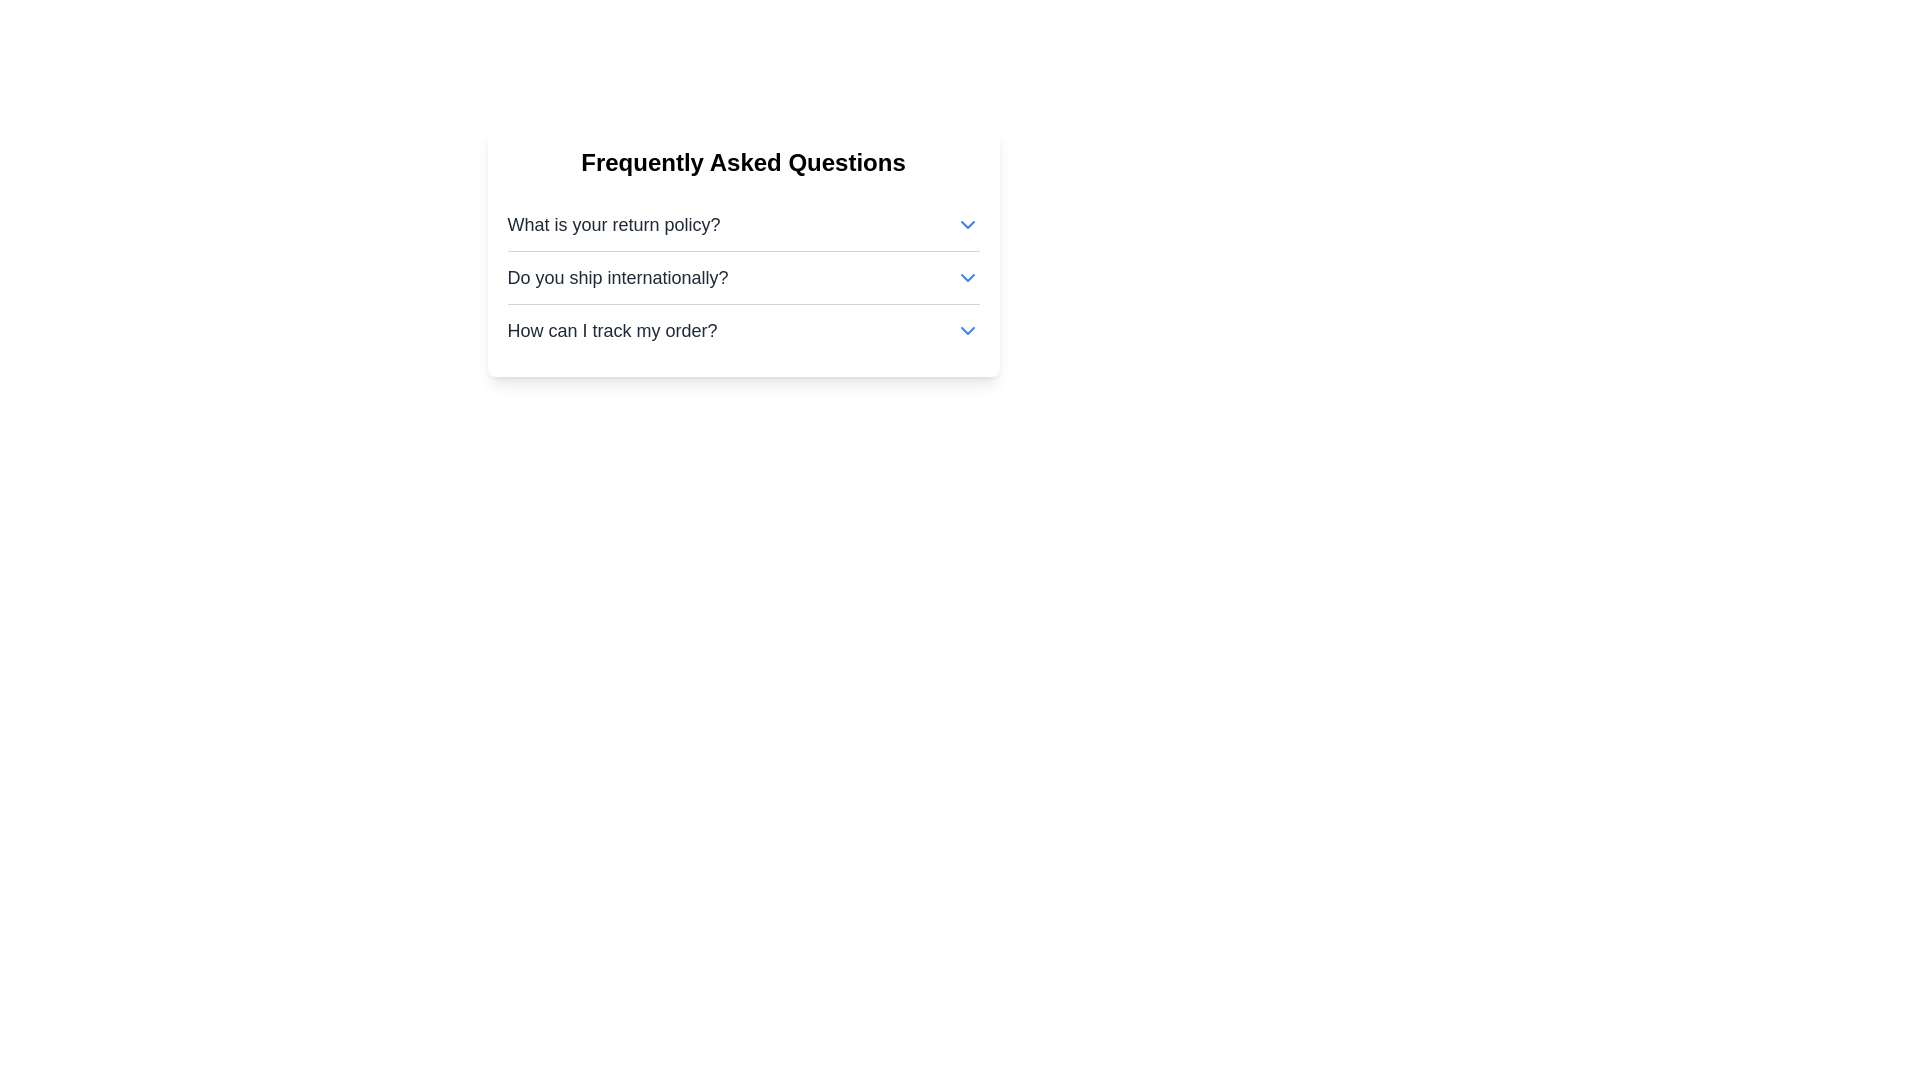  Describe the element at coordinates (742, 224) in the screenshot. I see `the toggle for the return policy section` at that location.